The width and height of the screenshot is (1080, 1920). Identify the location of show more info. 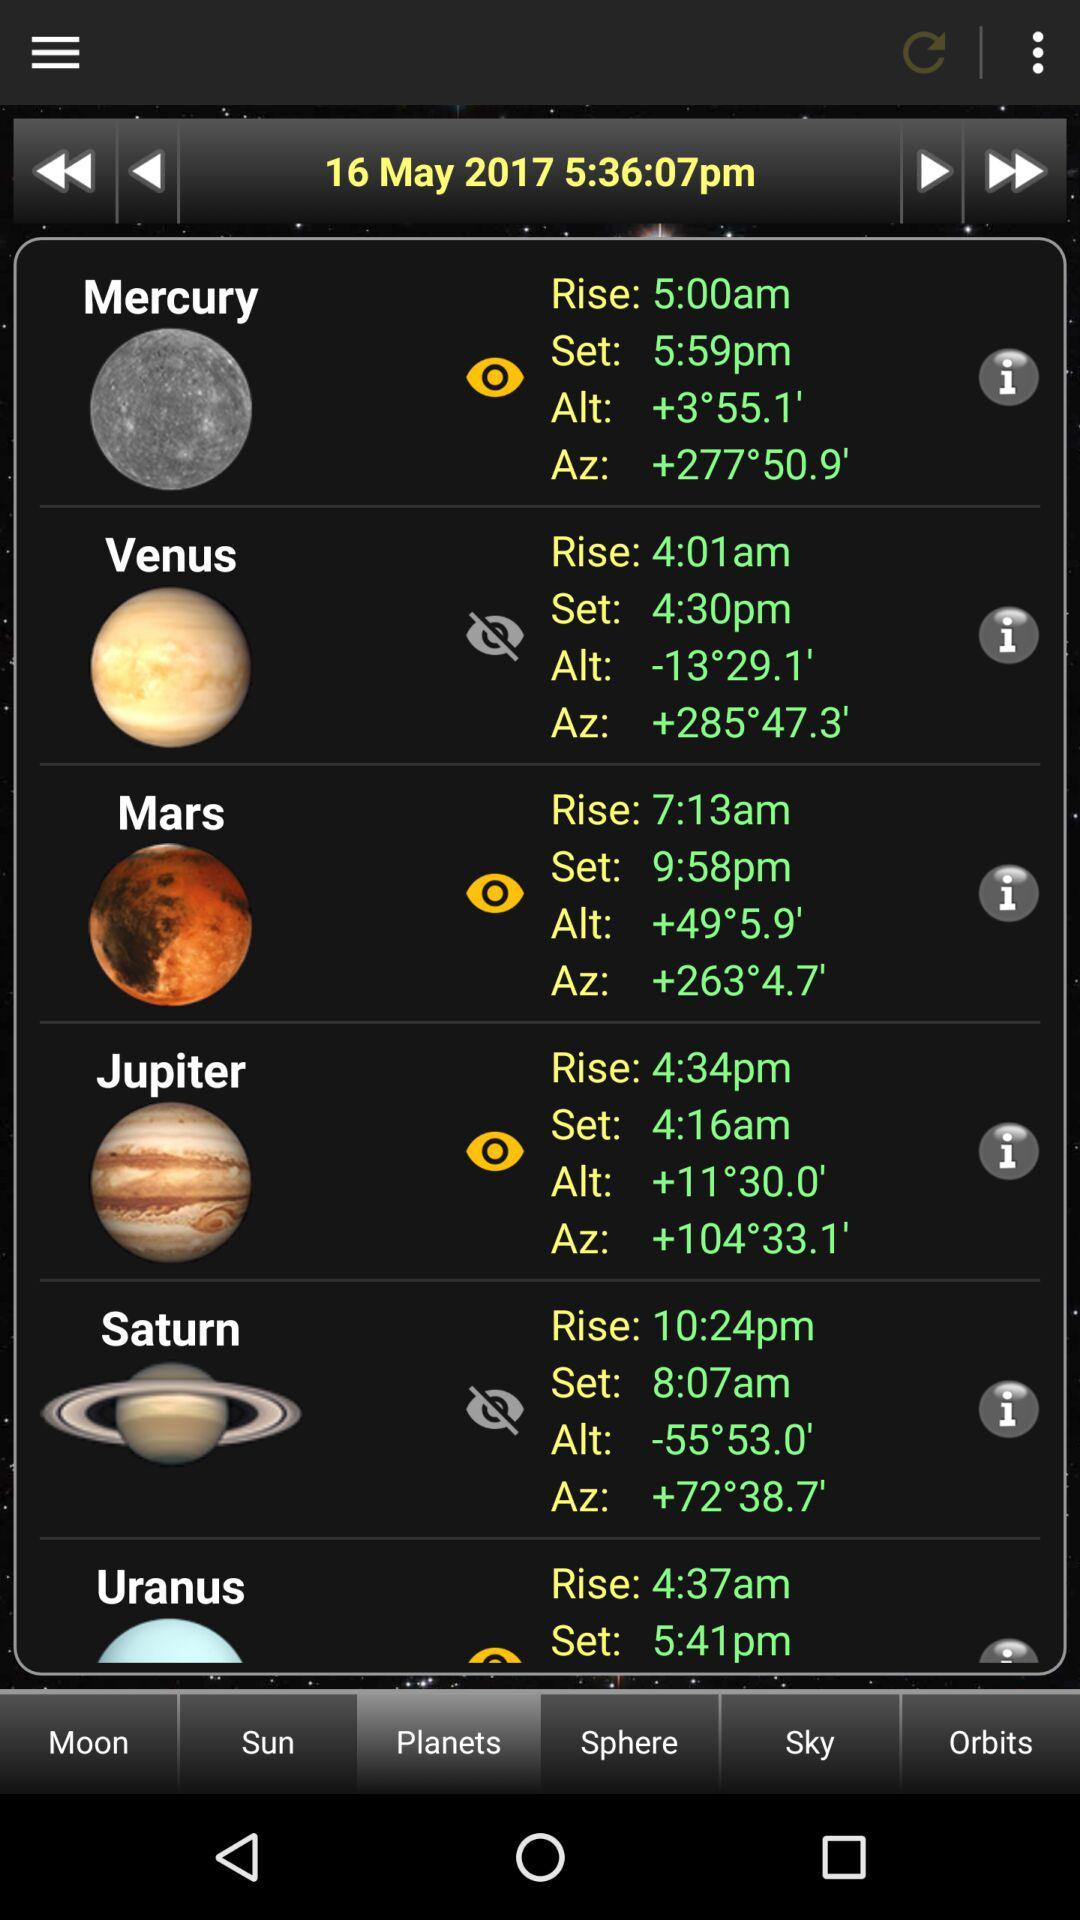
(1008, 1150).